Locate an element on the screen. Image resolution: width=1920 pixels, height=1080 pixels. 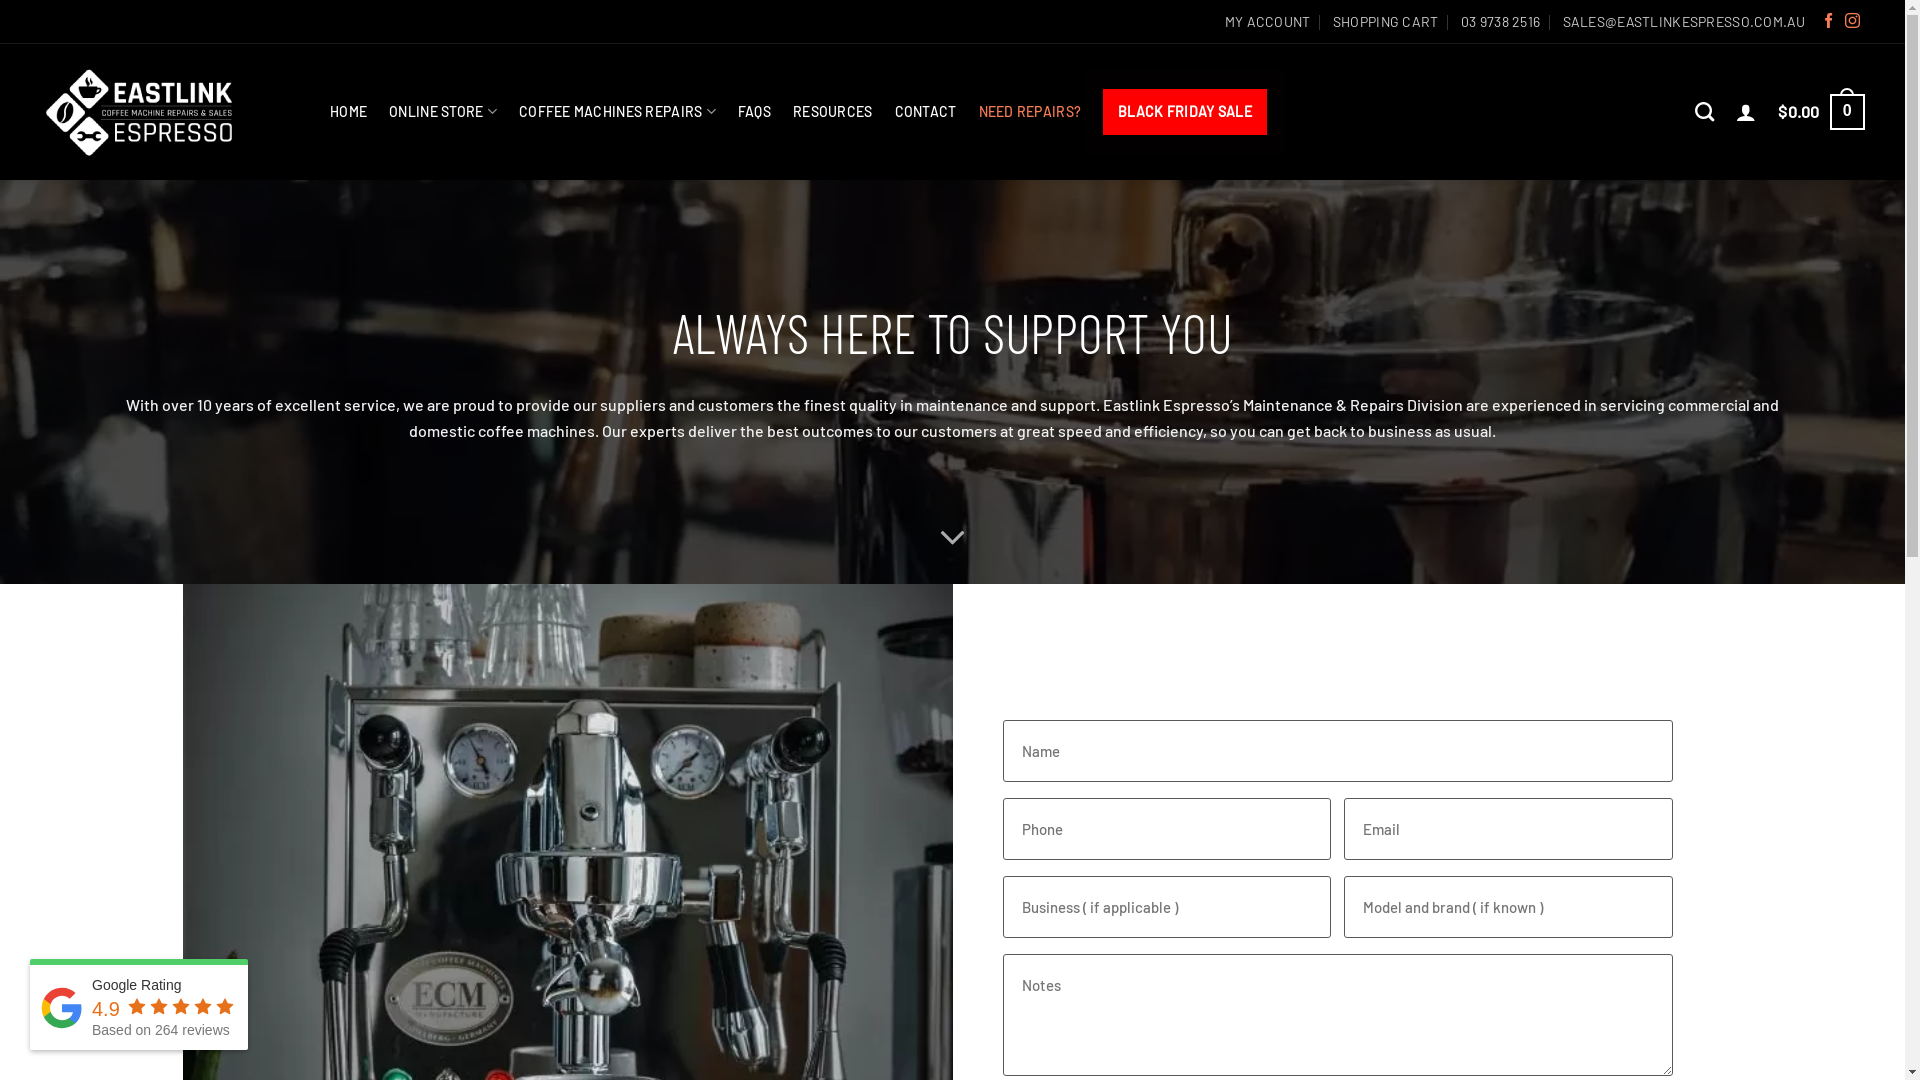
'03 9738 2516' is located at coordinates (1460, 20).